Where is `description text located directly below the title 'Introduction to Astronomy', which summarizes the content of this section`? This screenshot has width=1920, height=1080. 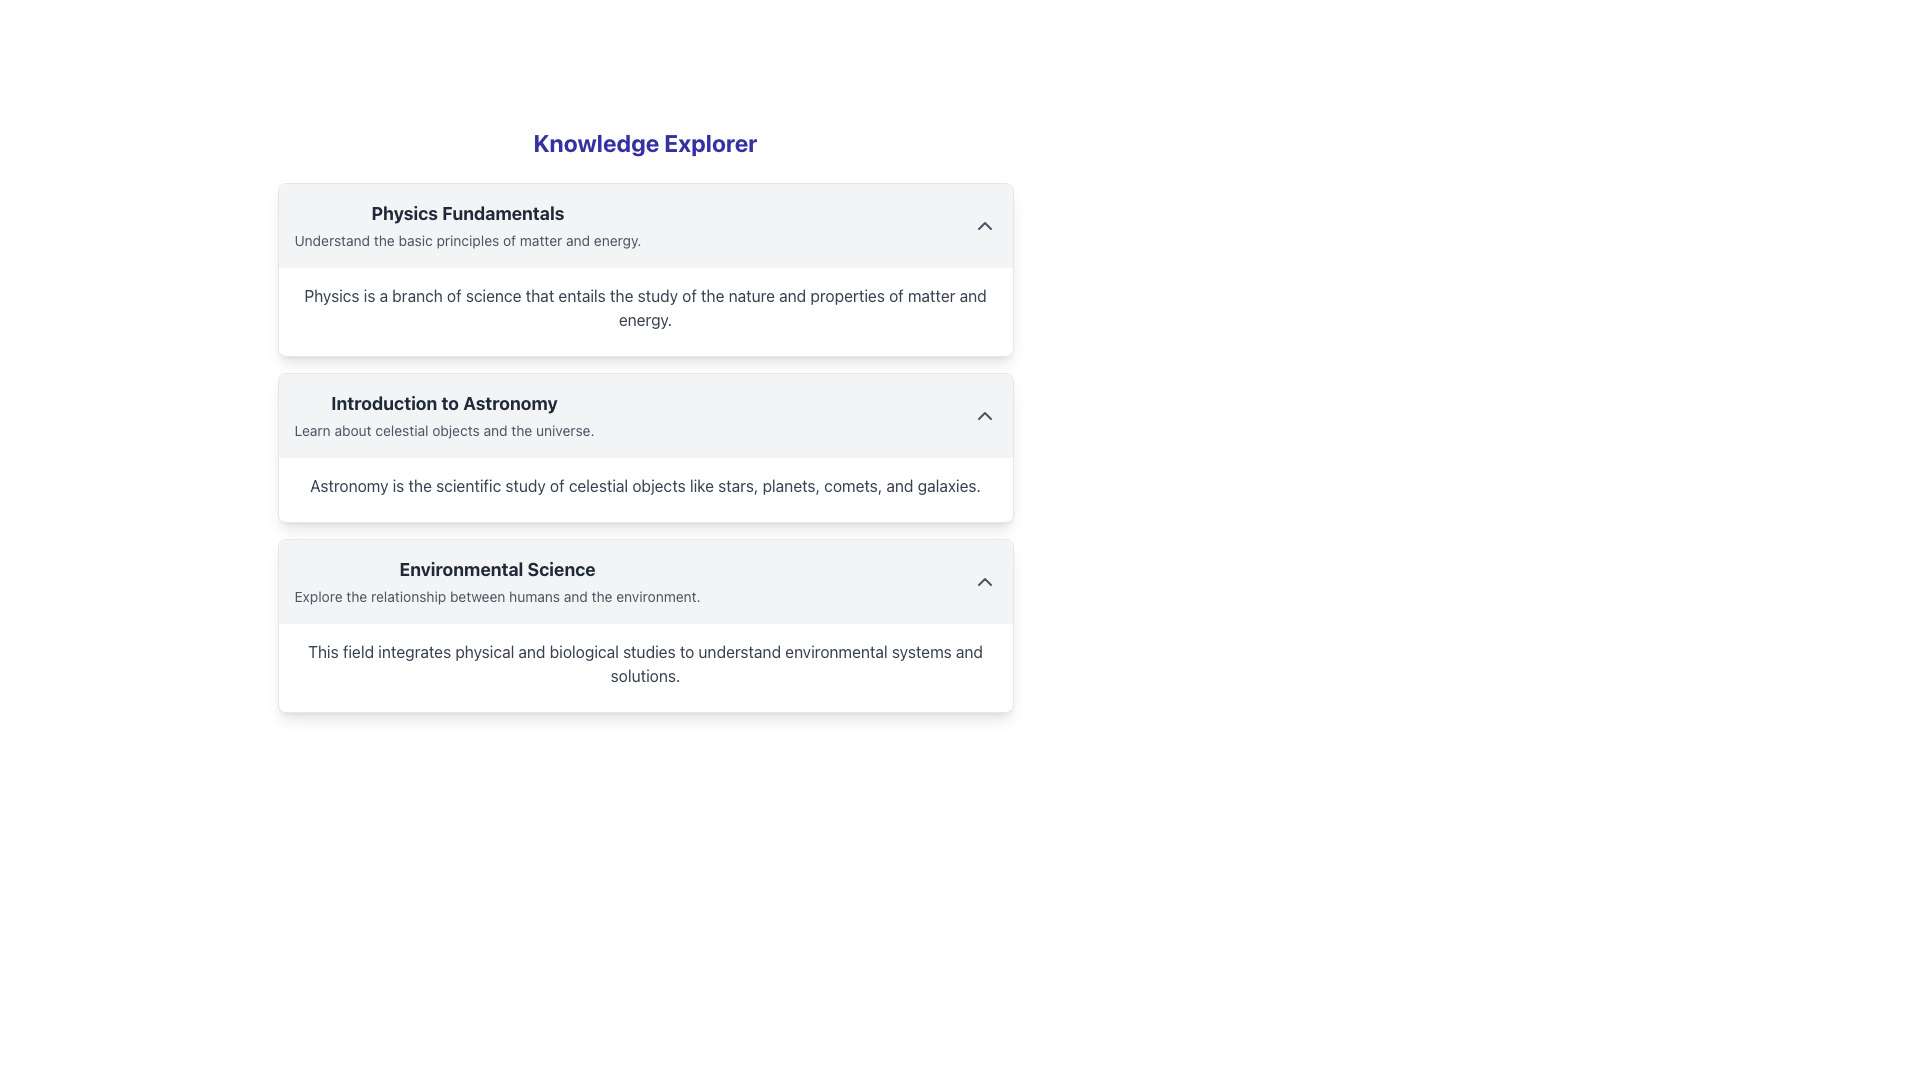 description text located directly below the title 'Introduction to Astronomy', which summarizes the content of this section is located at coordinates (443, 429).